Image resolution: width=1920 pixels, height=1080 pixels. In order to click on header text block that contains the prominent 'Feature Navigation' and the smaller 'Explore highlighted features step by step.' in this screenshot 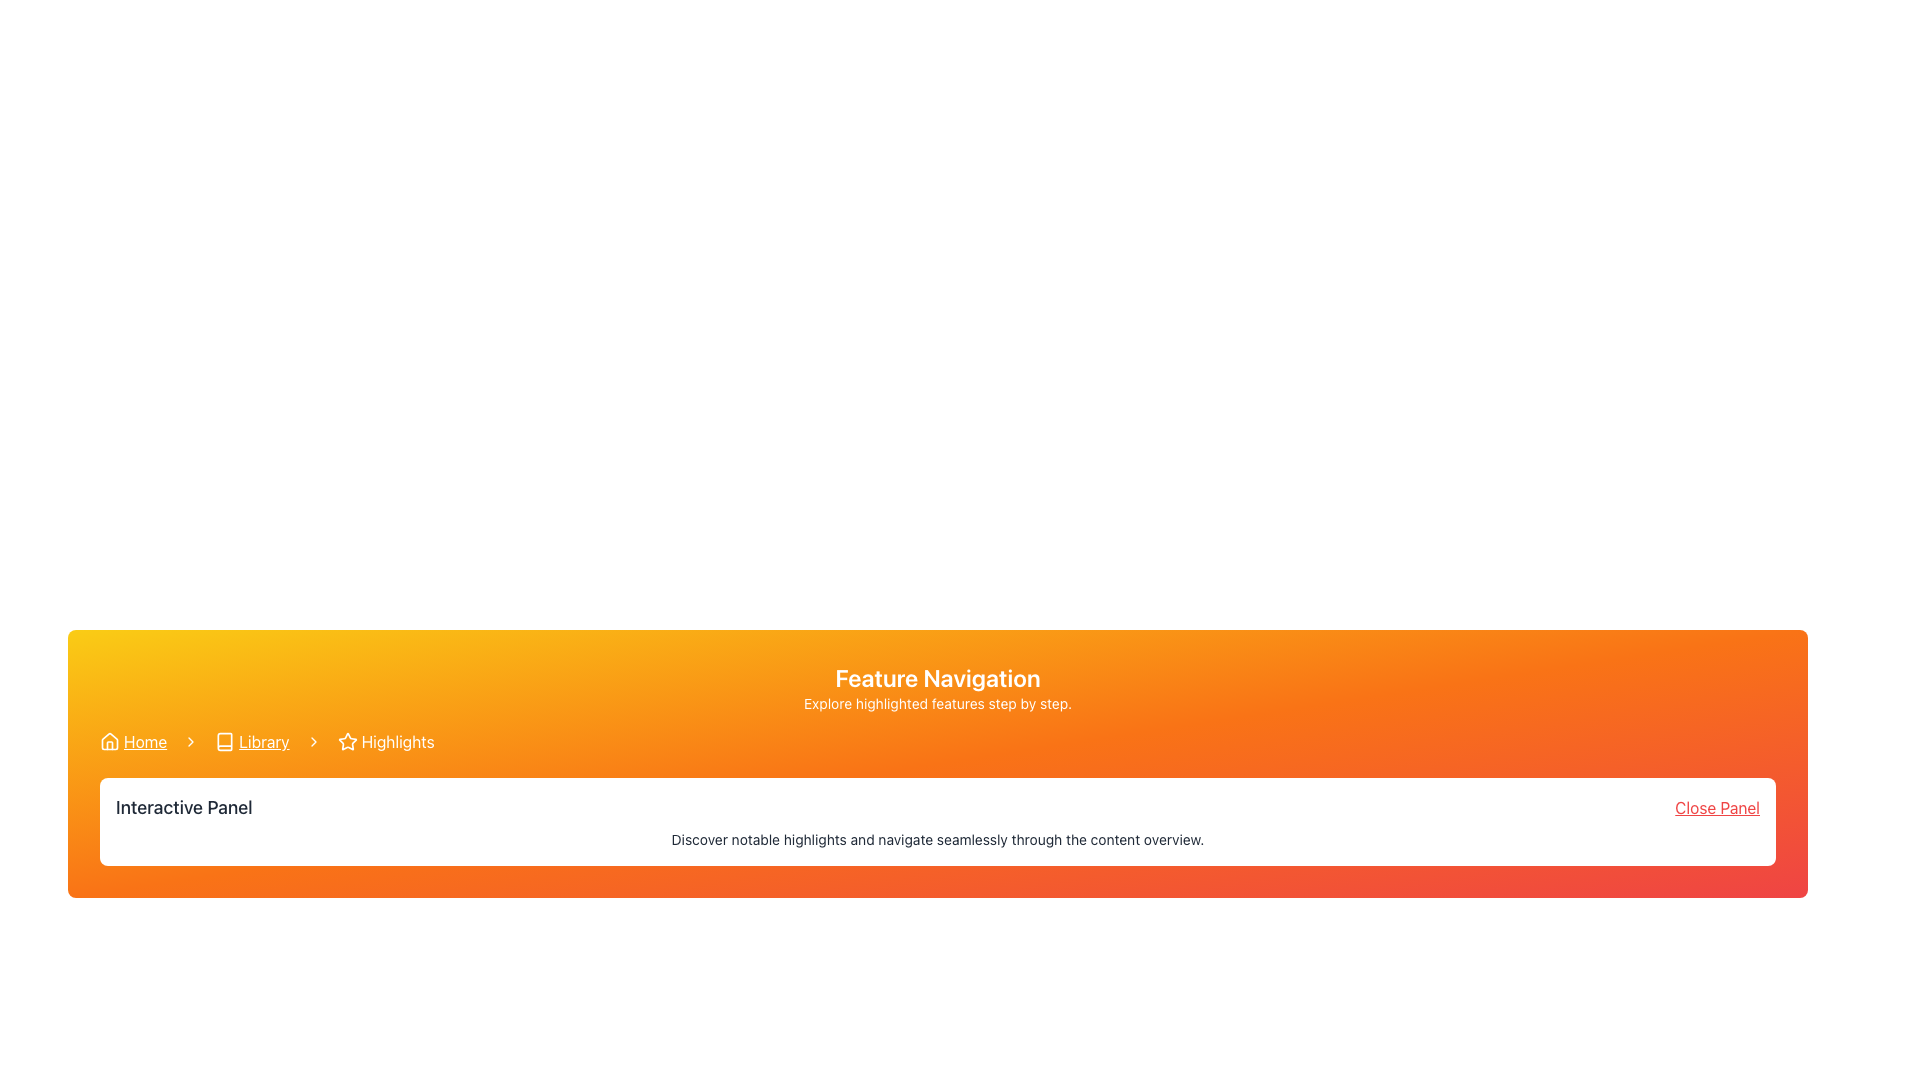, I will do `click(936, 686)`.